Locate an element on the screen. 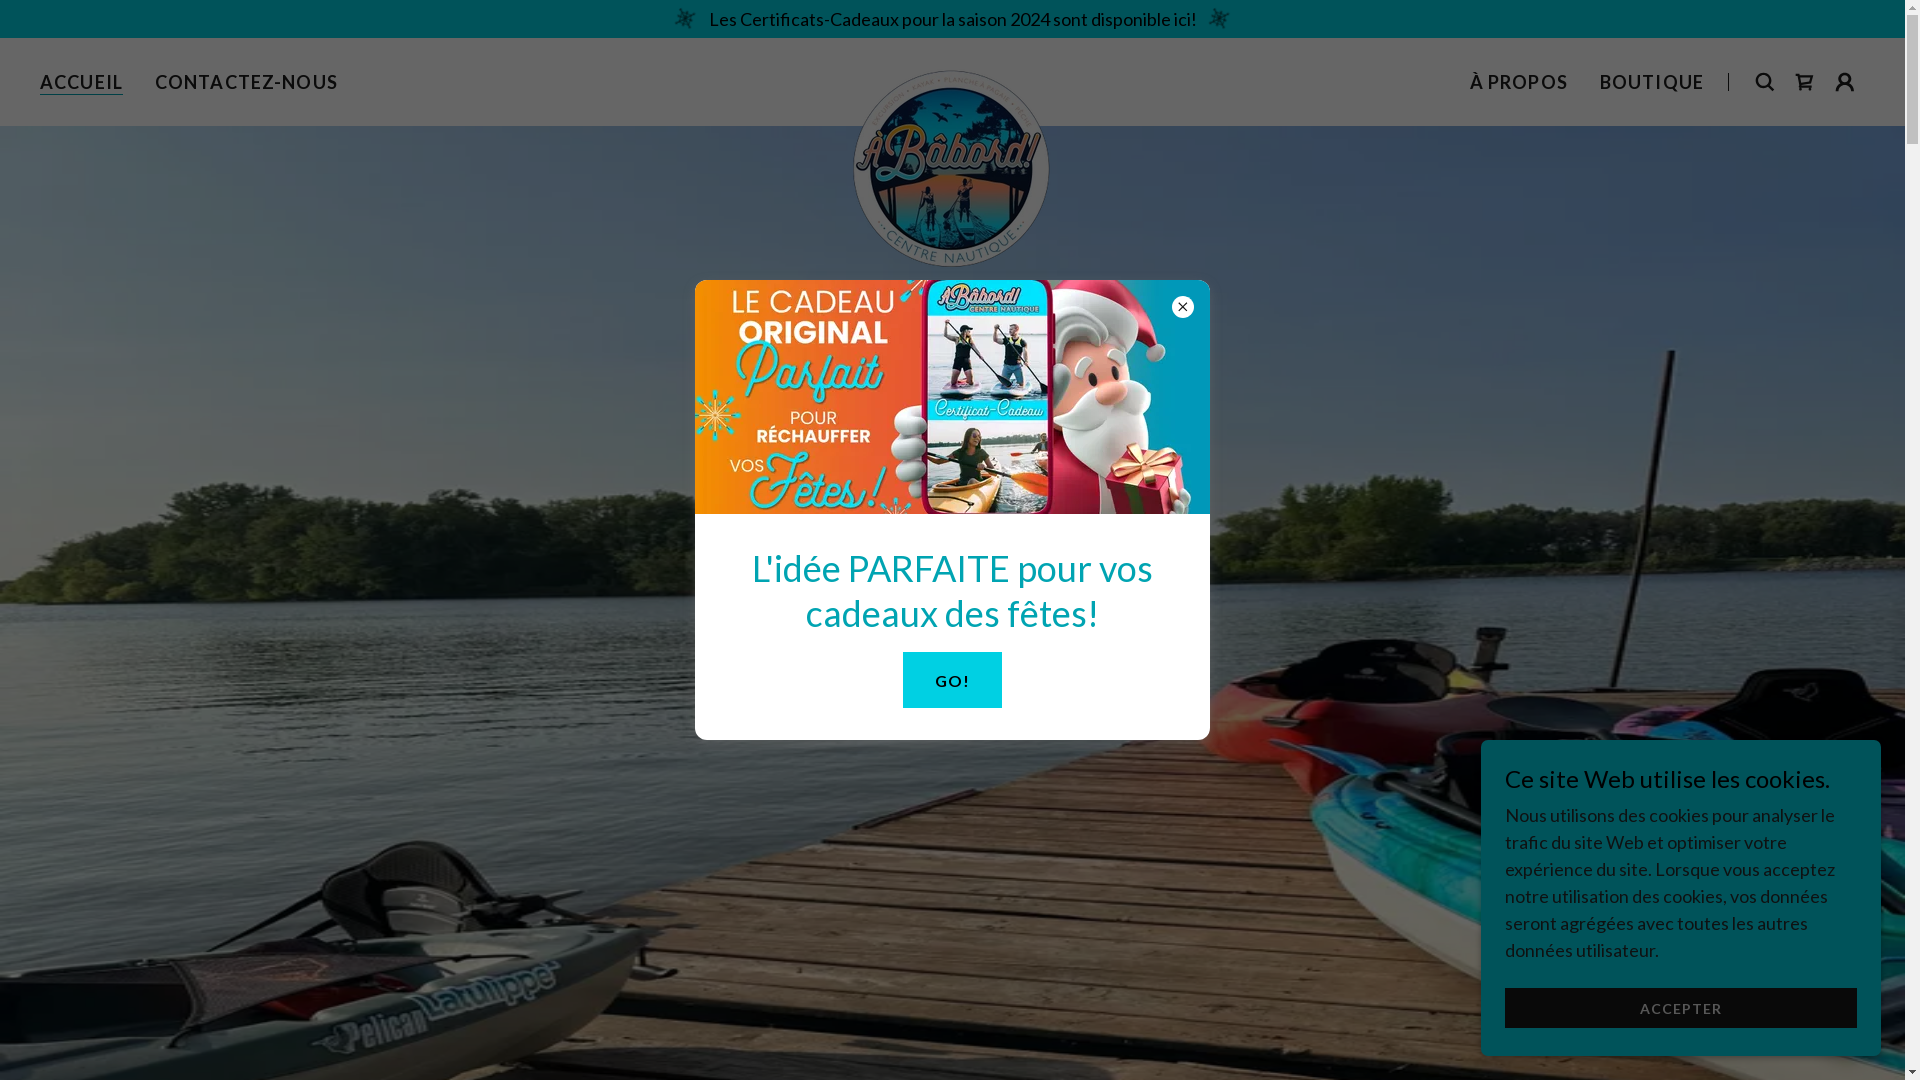  'GO!' is located at coordinates (951, 678).